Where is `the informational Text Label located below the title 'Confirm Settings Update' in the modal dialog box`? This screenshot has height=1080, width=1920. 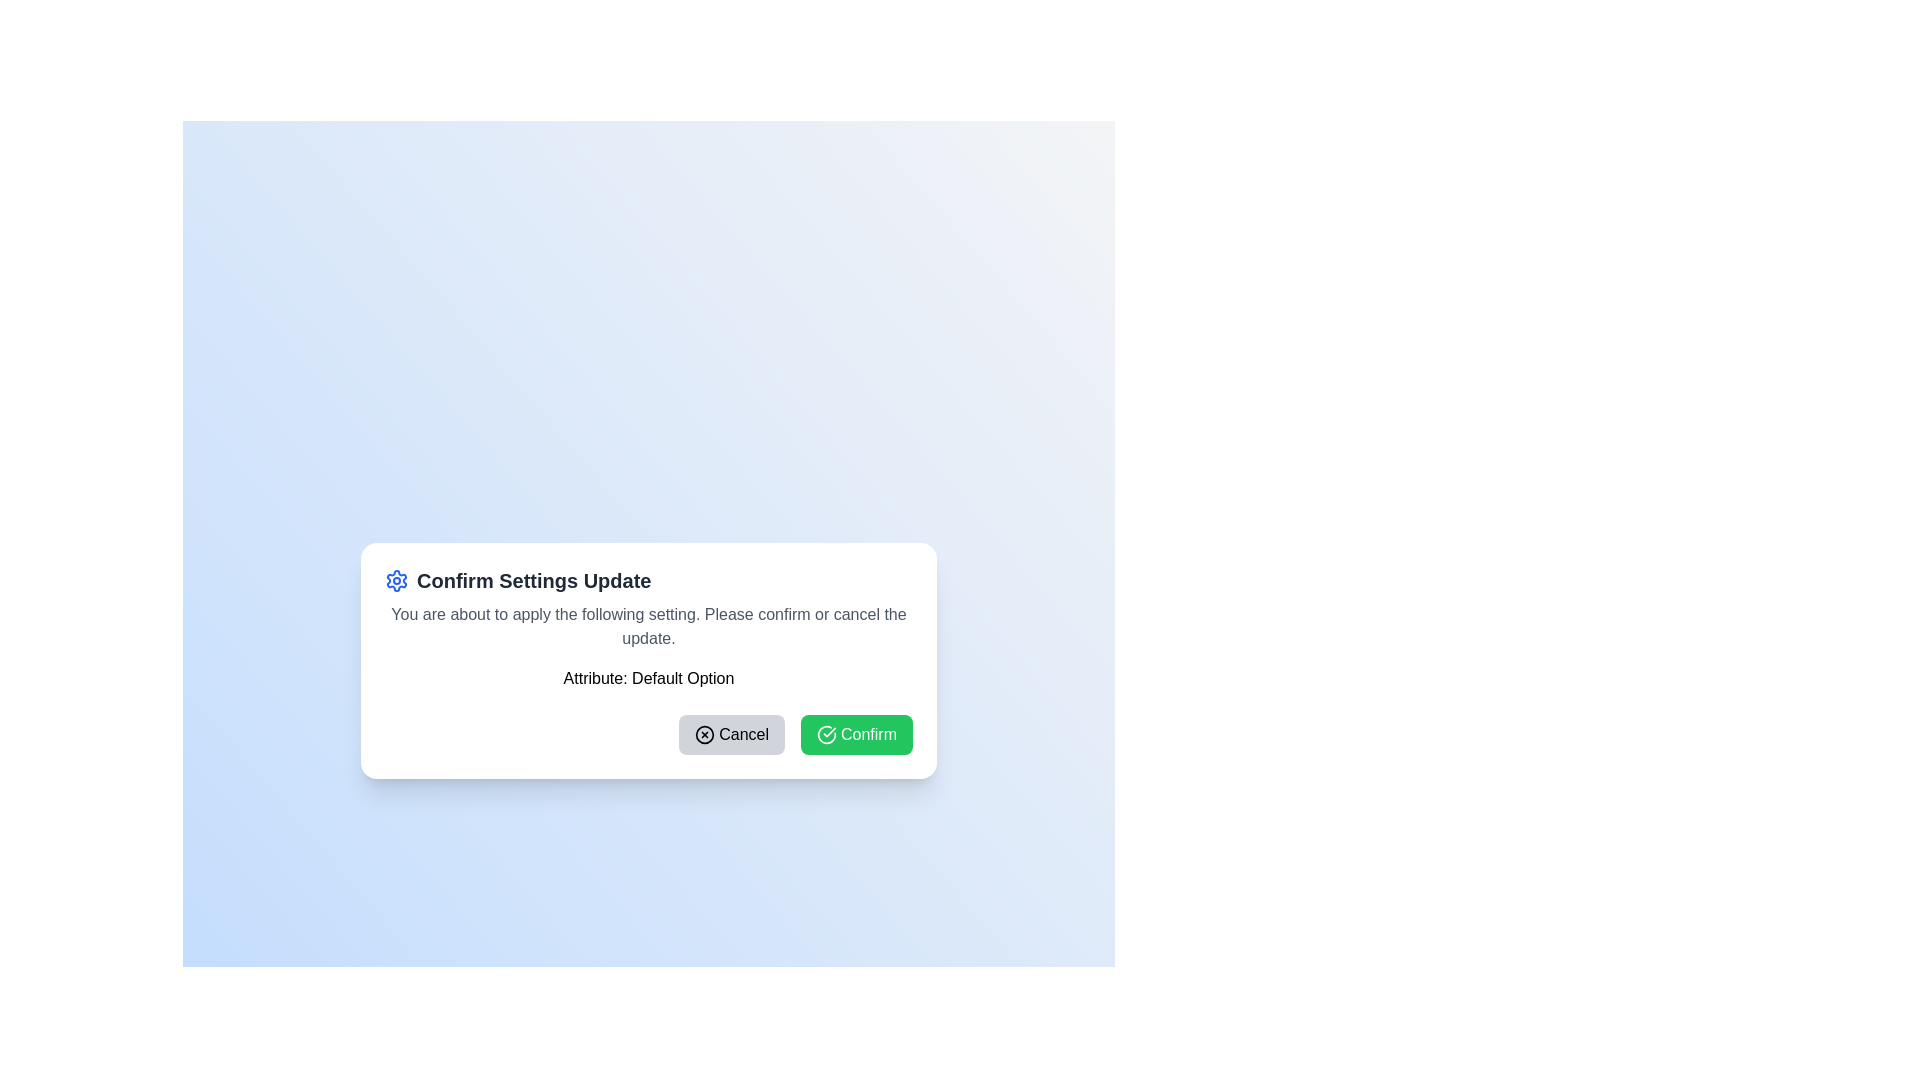
the informational Text Label located below the title 'Confirm Settings Update' in the modal dialog box is located at coordinates (648, 626).